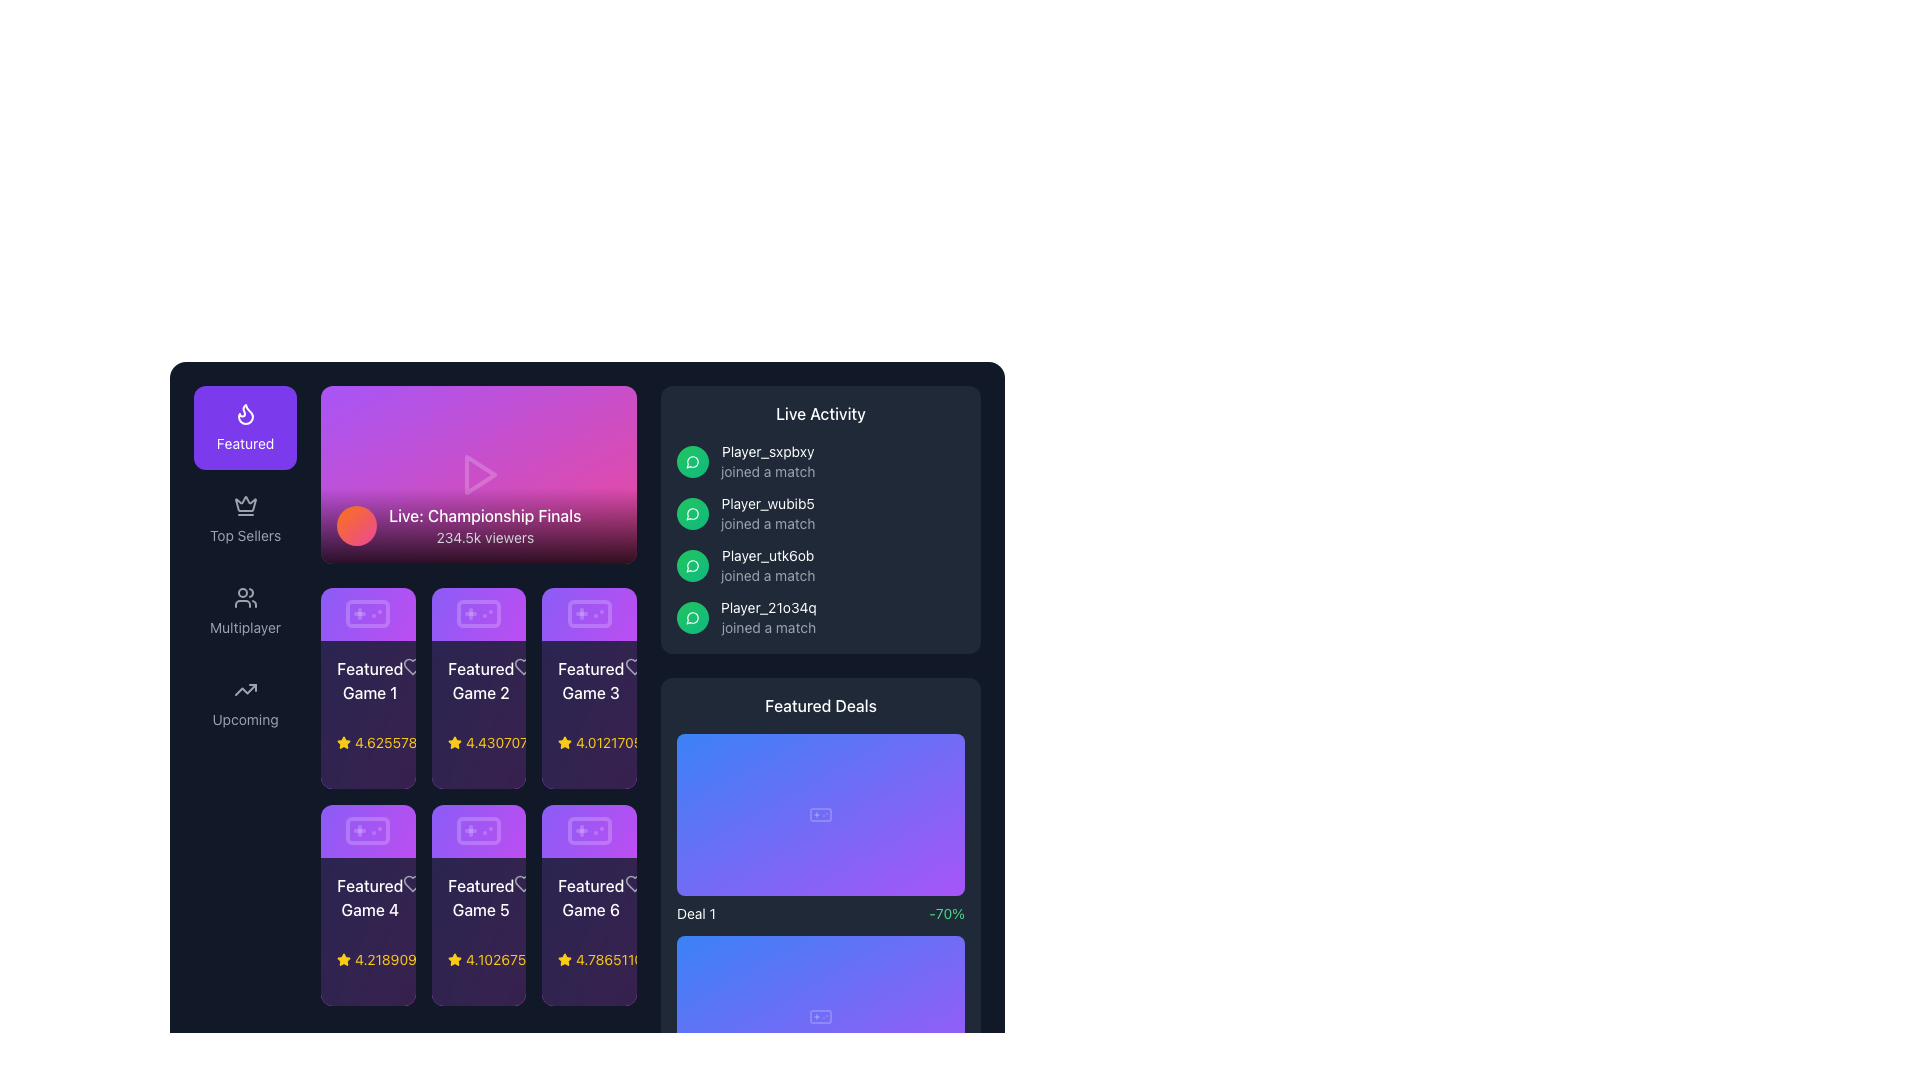  What do you see at coordinates (633, 666) in the screenshot?
I see `the like icon button associated with 'Featured Game 3' by moving the cursor to its center` at bounding box center [633, 666].